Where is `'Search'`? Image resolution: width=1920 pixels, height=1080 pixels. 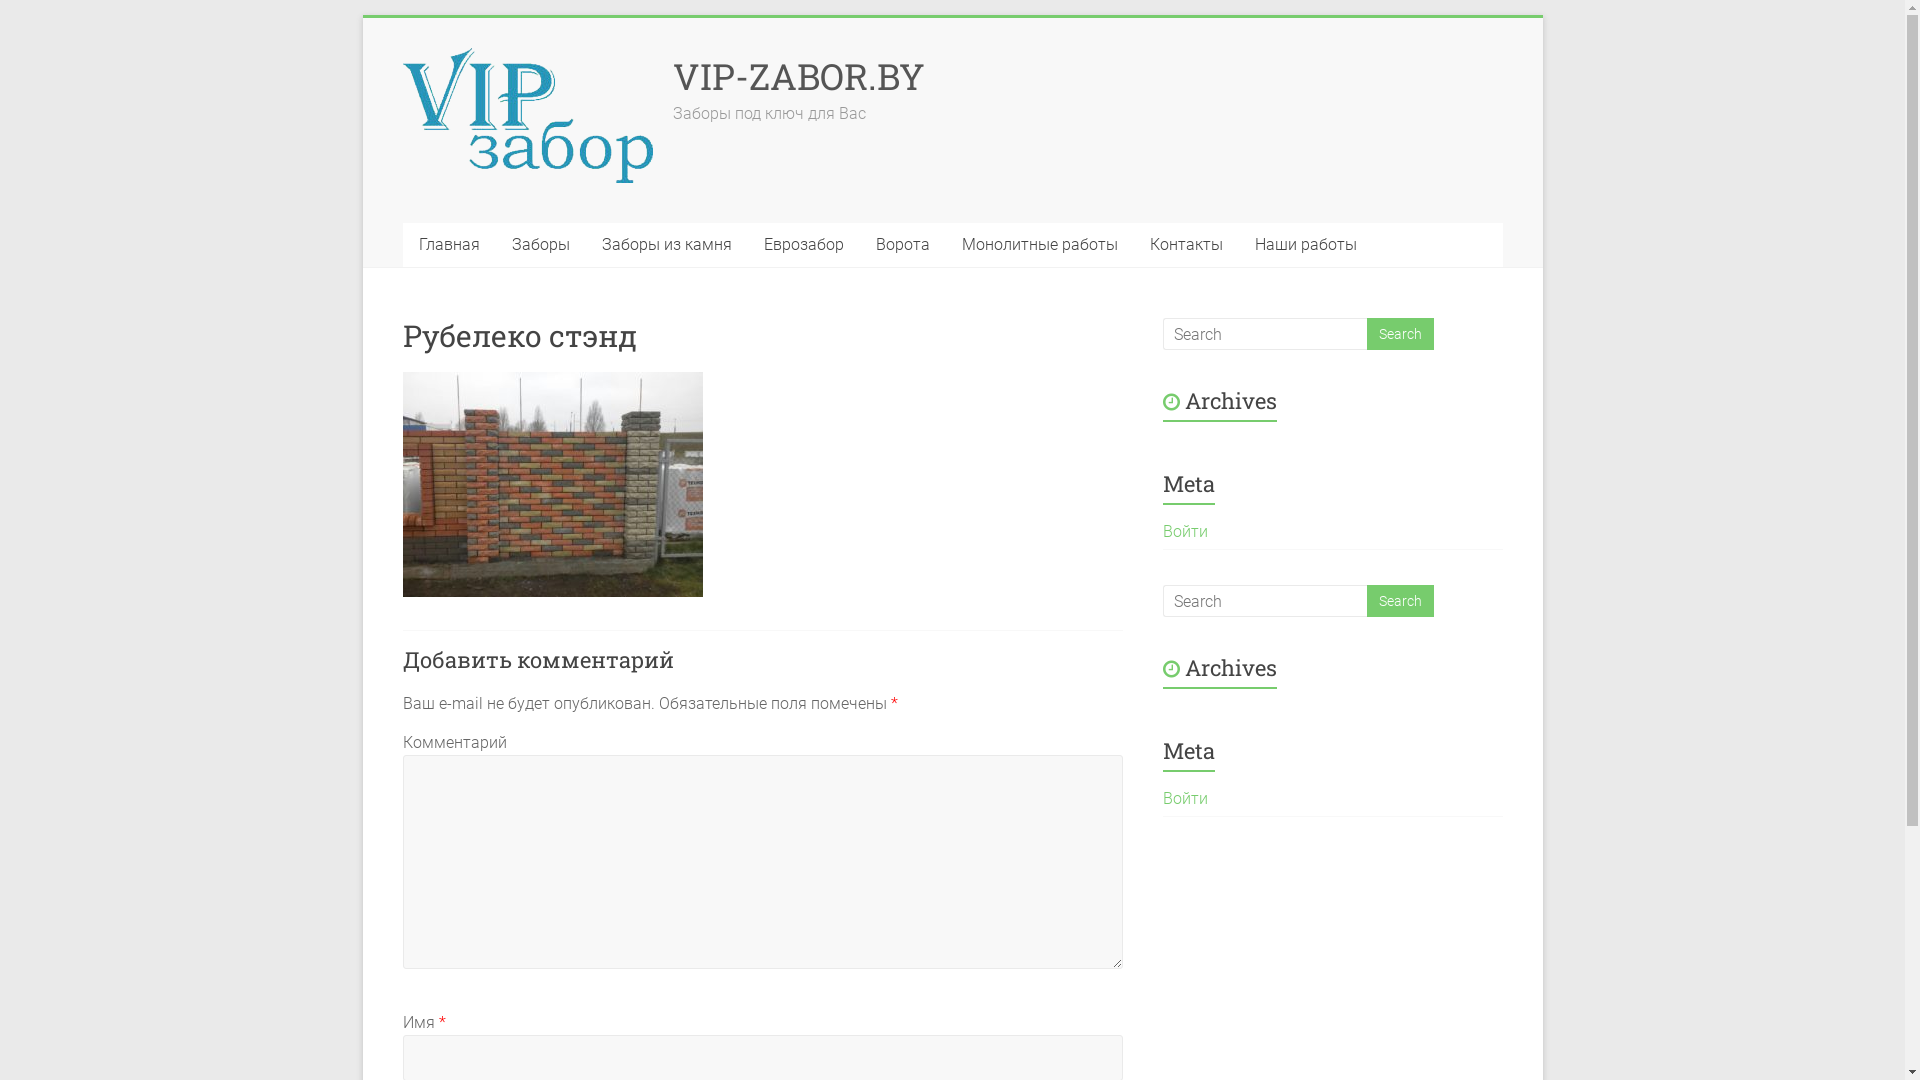 'Search' is located at coordinates (1365, 600).